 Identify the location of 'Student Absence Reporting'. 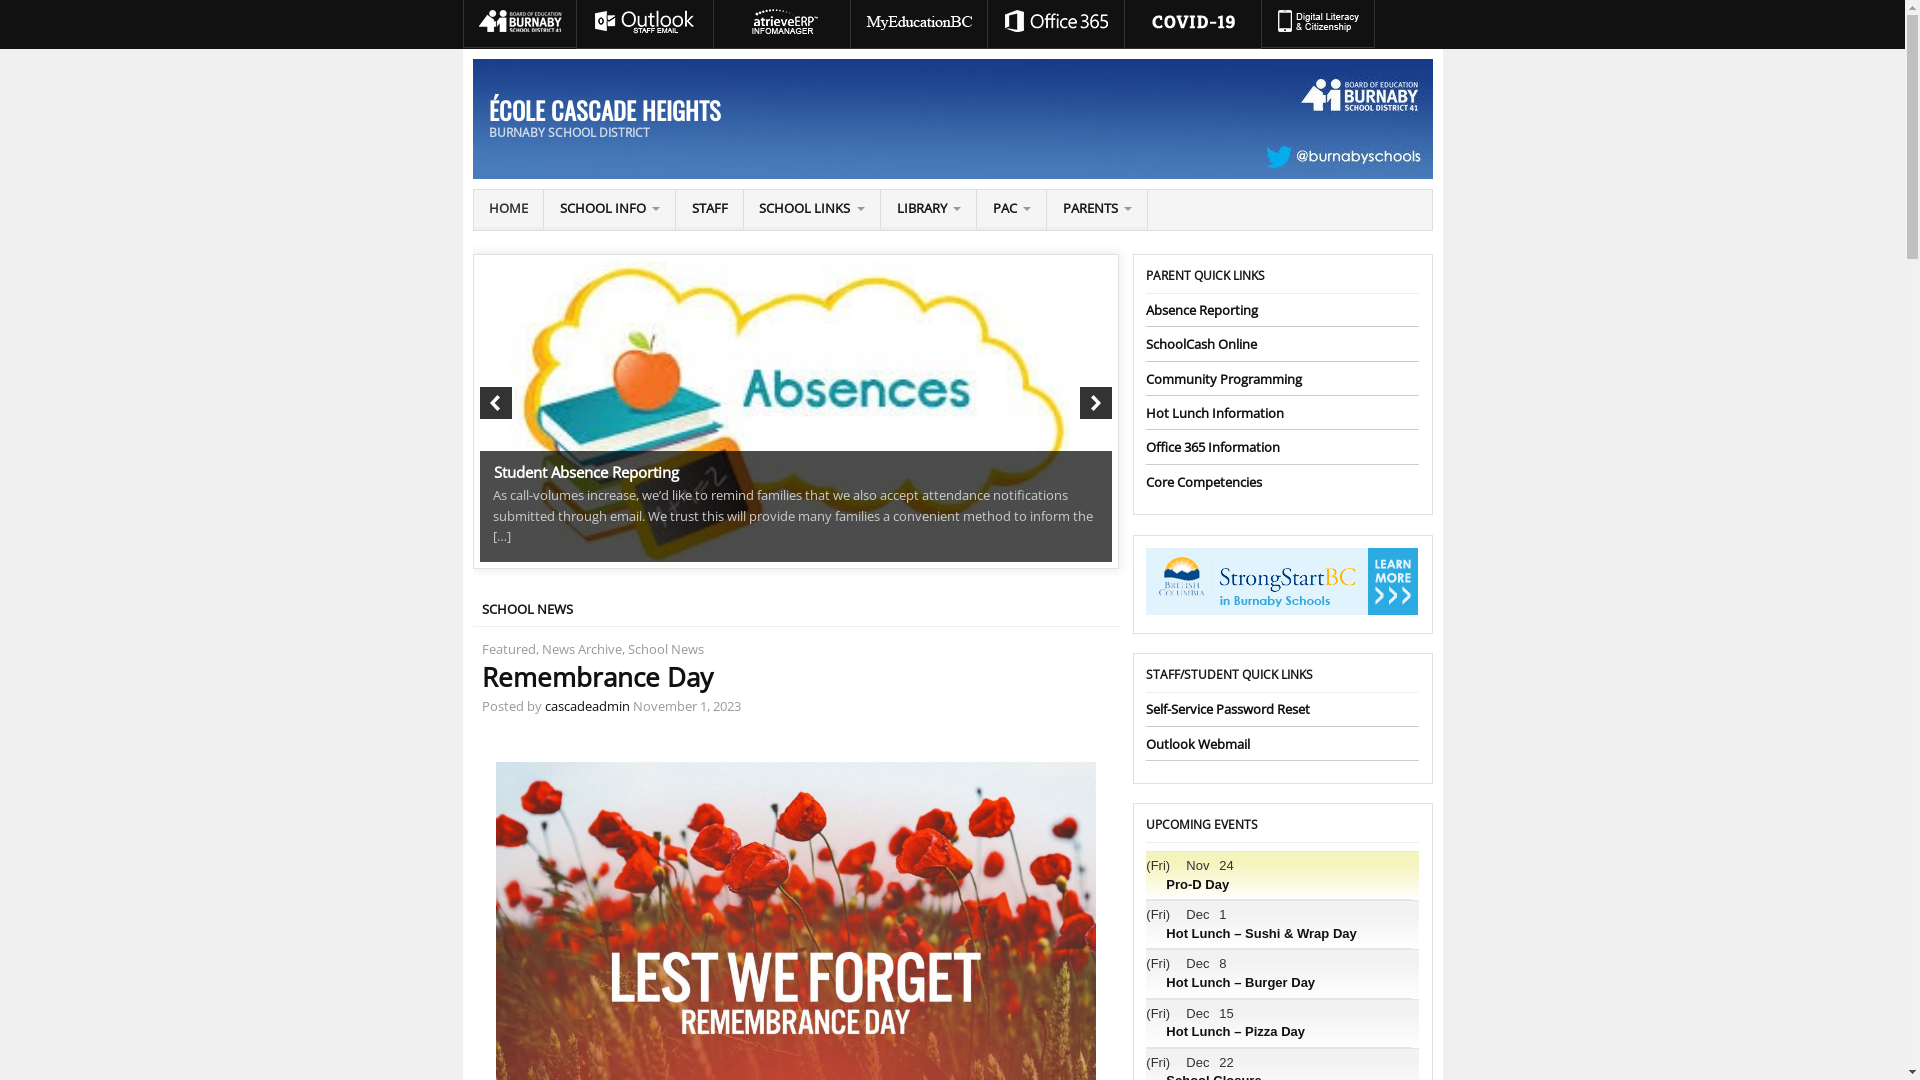
(795, 410).